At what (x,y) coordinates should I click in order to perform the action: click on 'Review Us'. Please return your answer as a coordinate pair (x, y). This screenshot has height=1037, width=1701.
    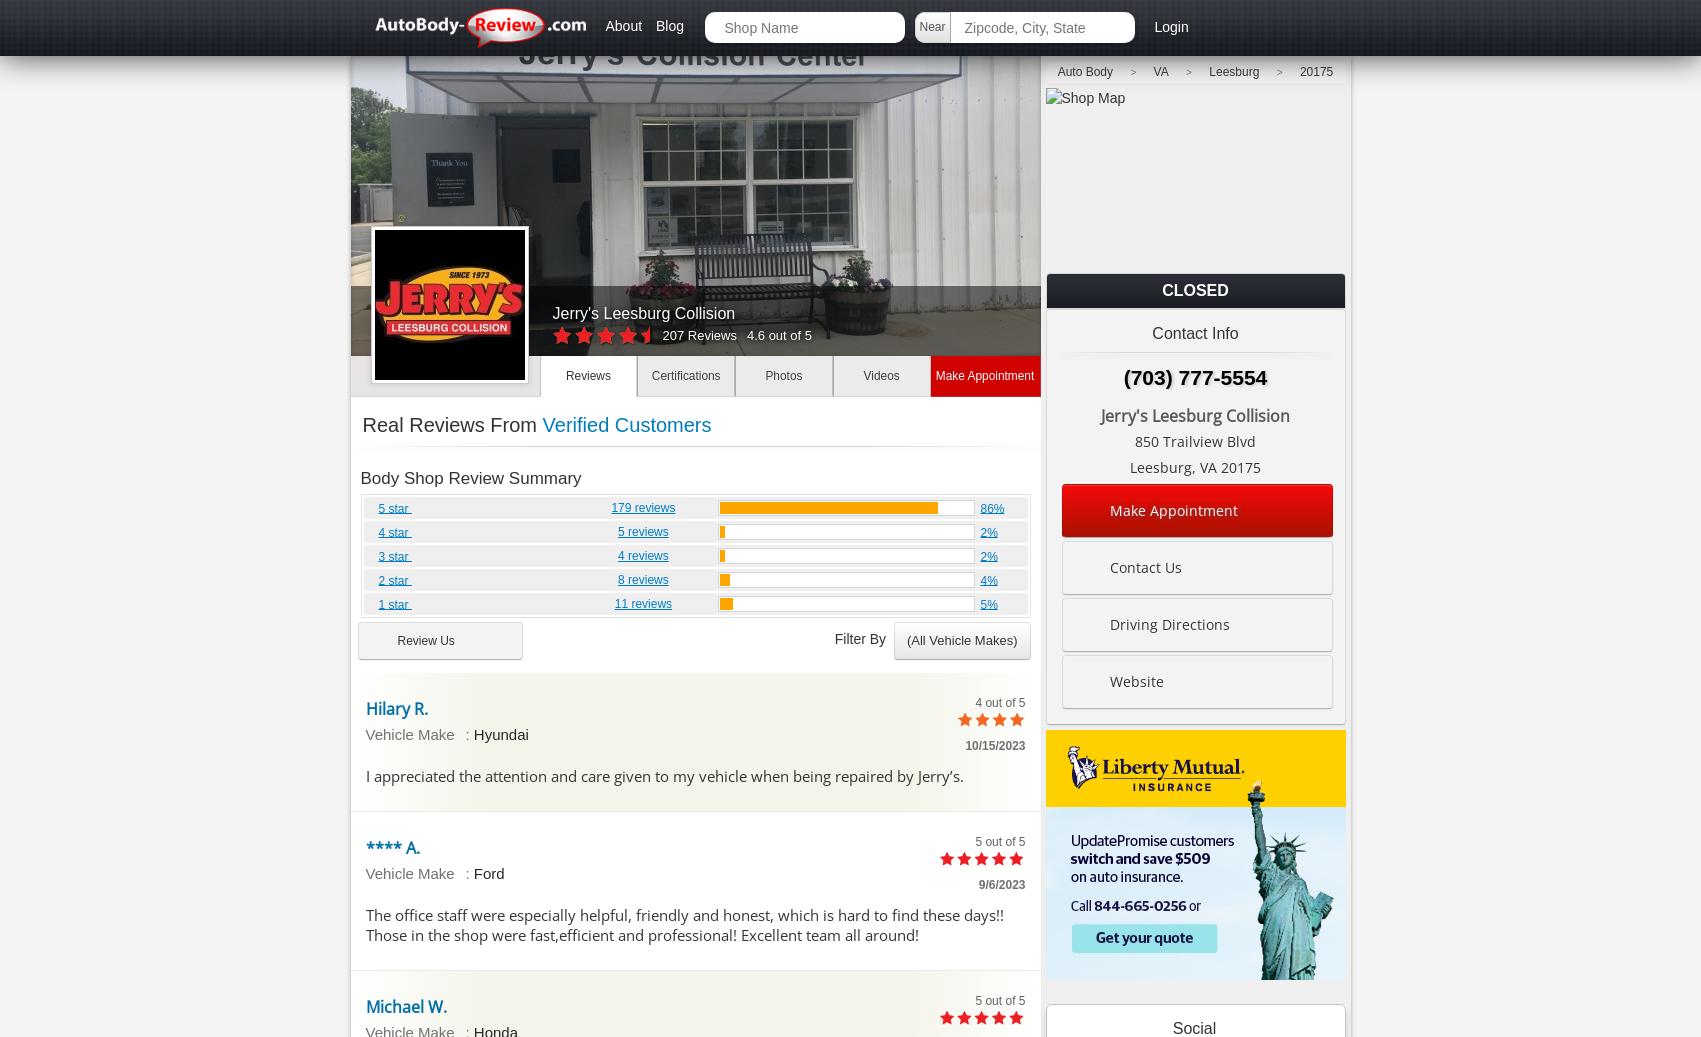
    Looking at the image, I should click on (424, 640).